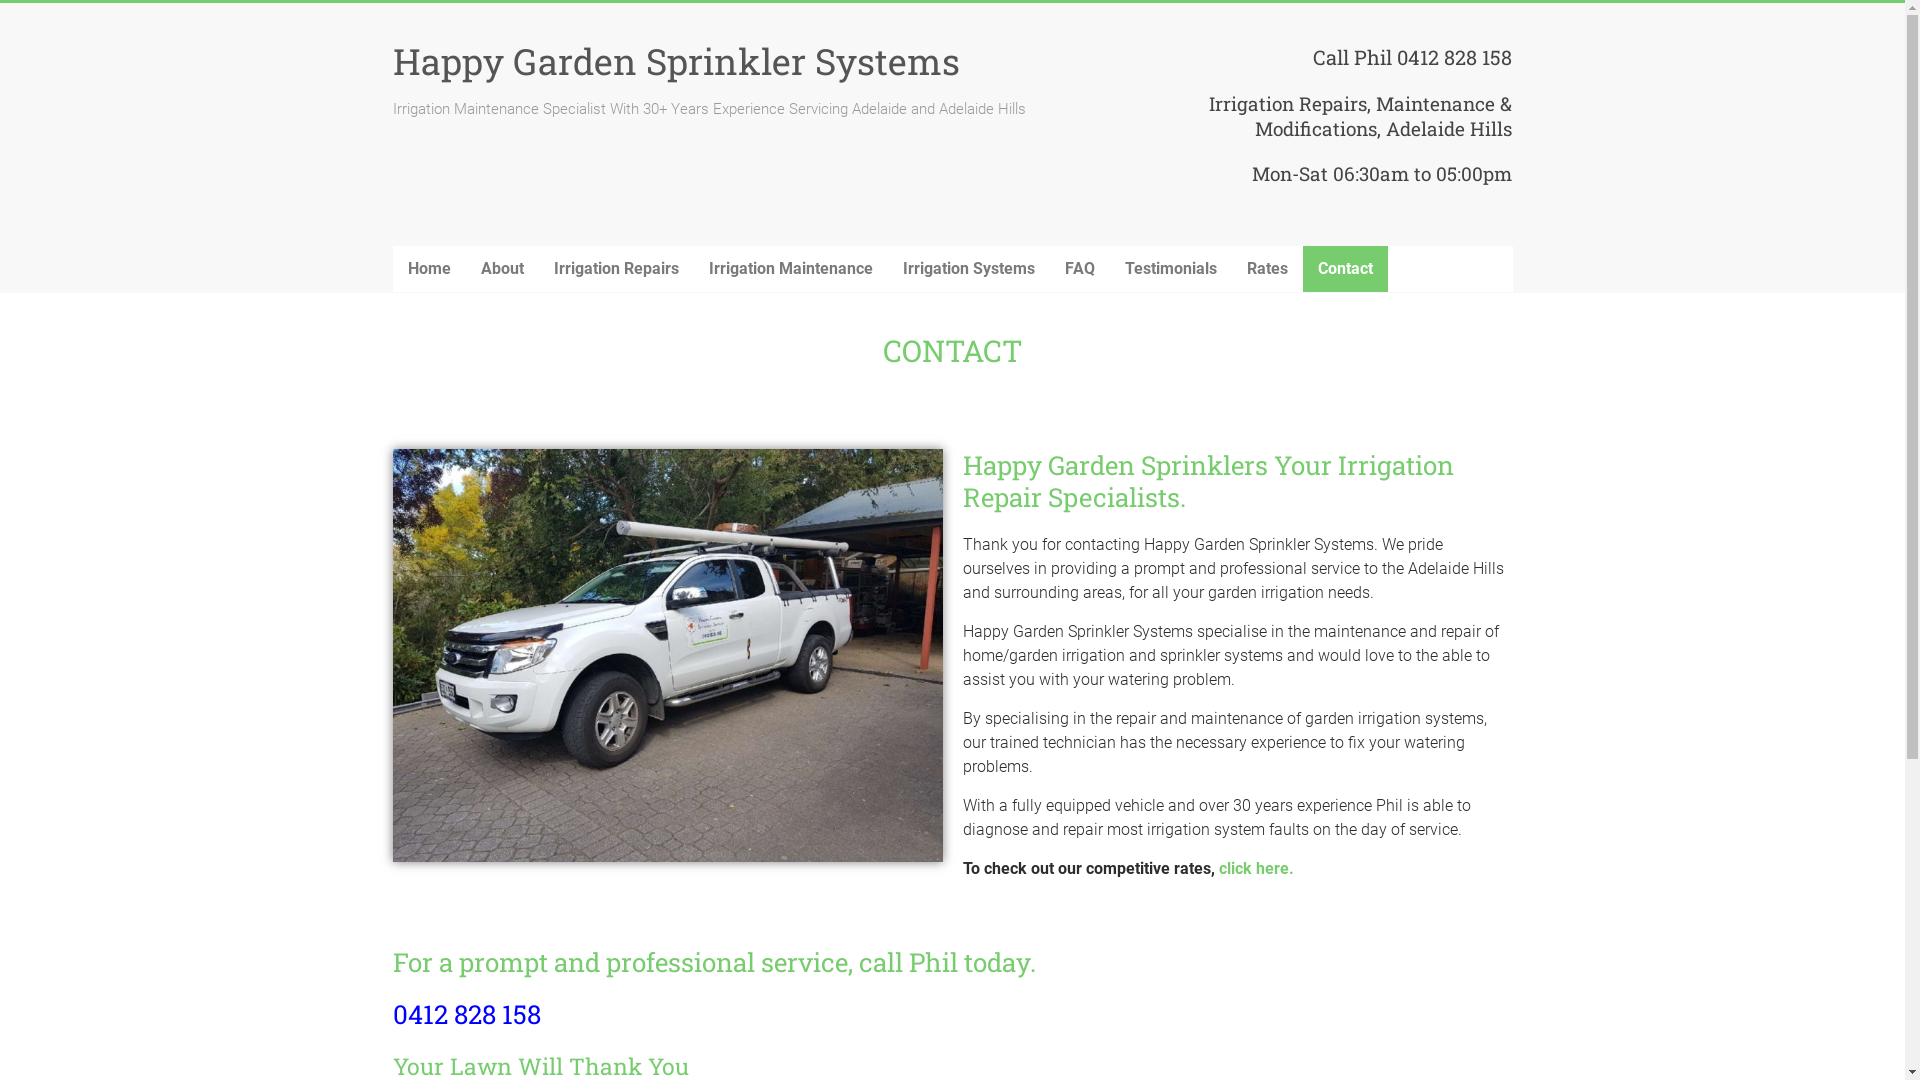 This screenshot has height=1080, width=1920. Describe the element at coordinates (464, 1014) in the screenshot. I see `'0412 828 158'` at that location.